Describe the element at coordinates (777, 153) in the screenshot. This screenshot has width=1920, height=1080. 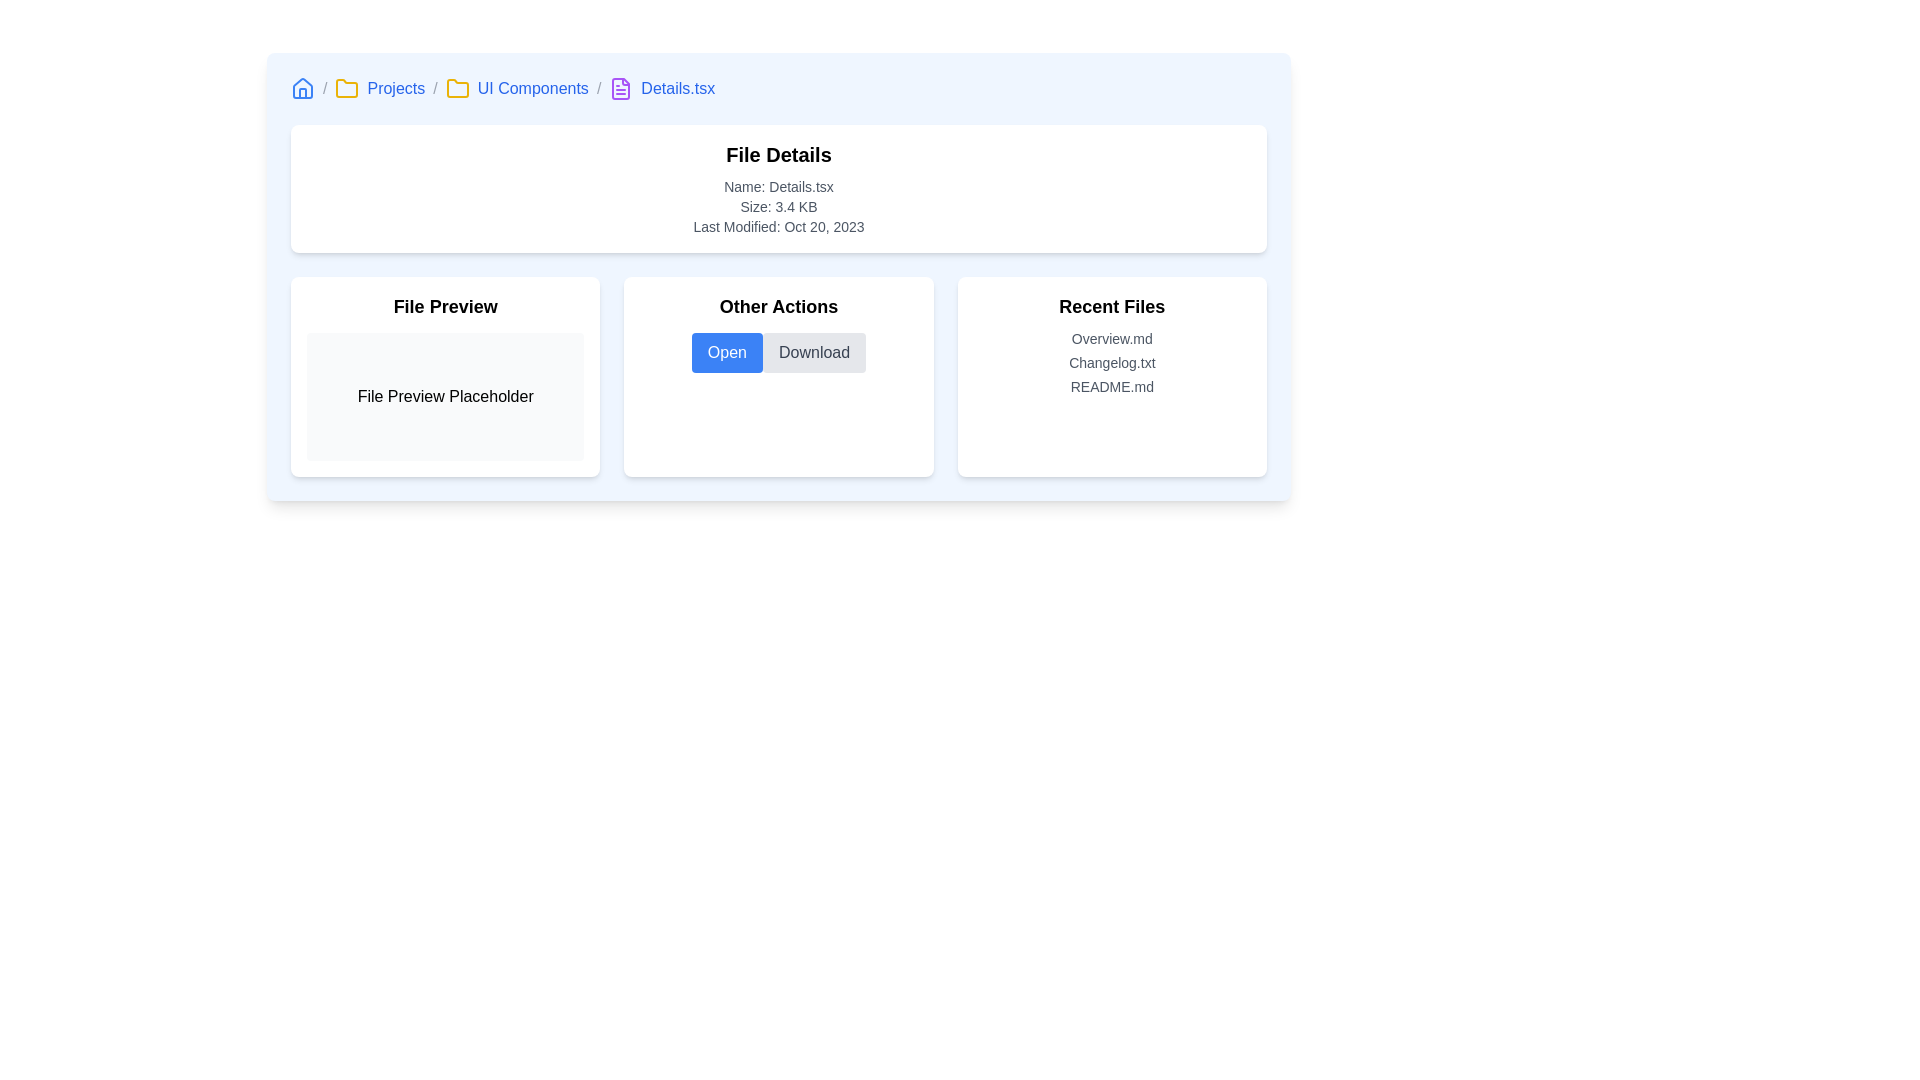
I see `the header Text Label indicating file details, located at the top of the card section` at that location.